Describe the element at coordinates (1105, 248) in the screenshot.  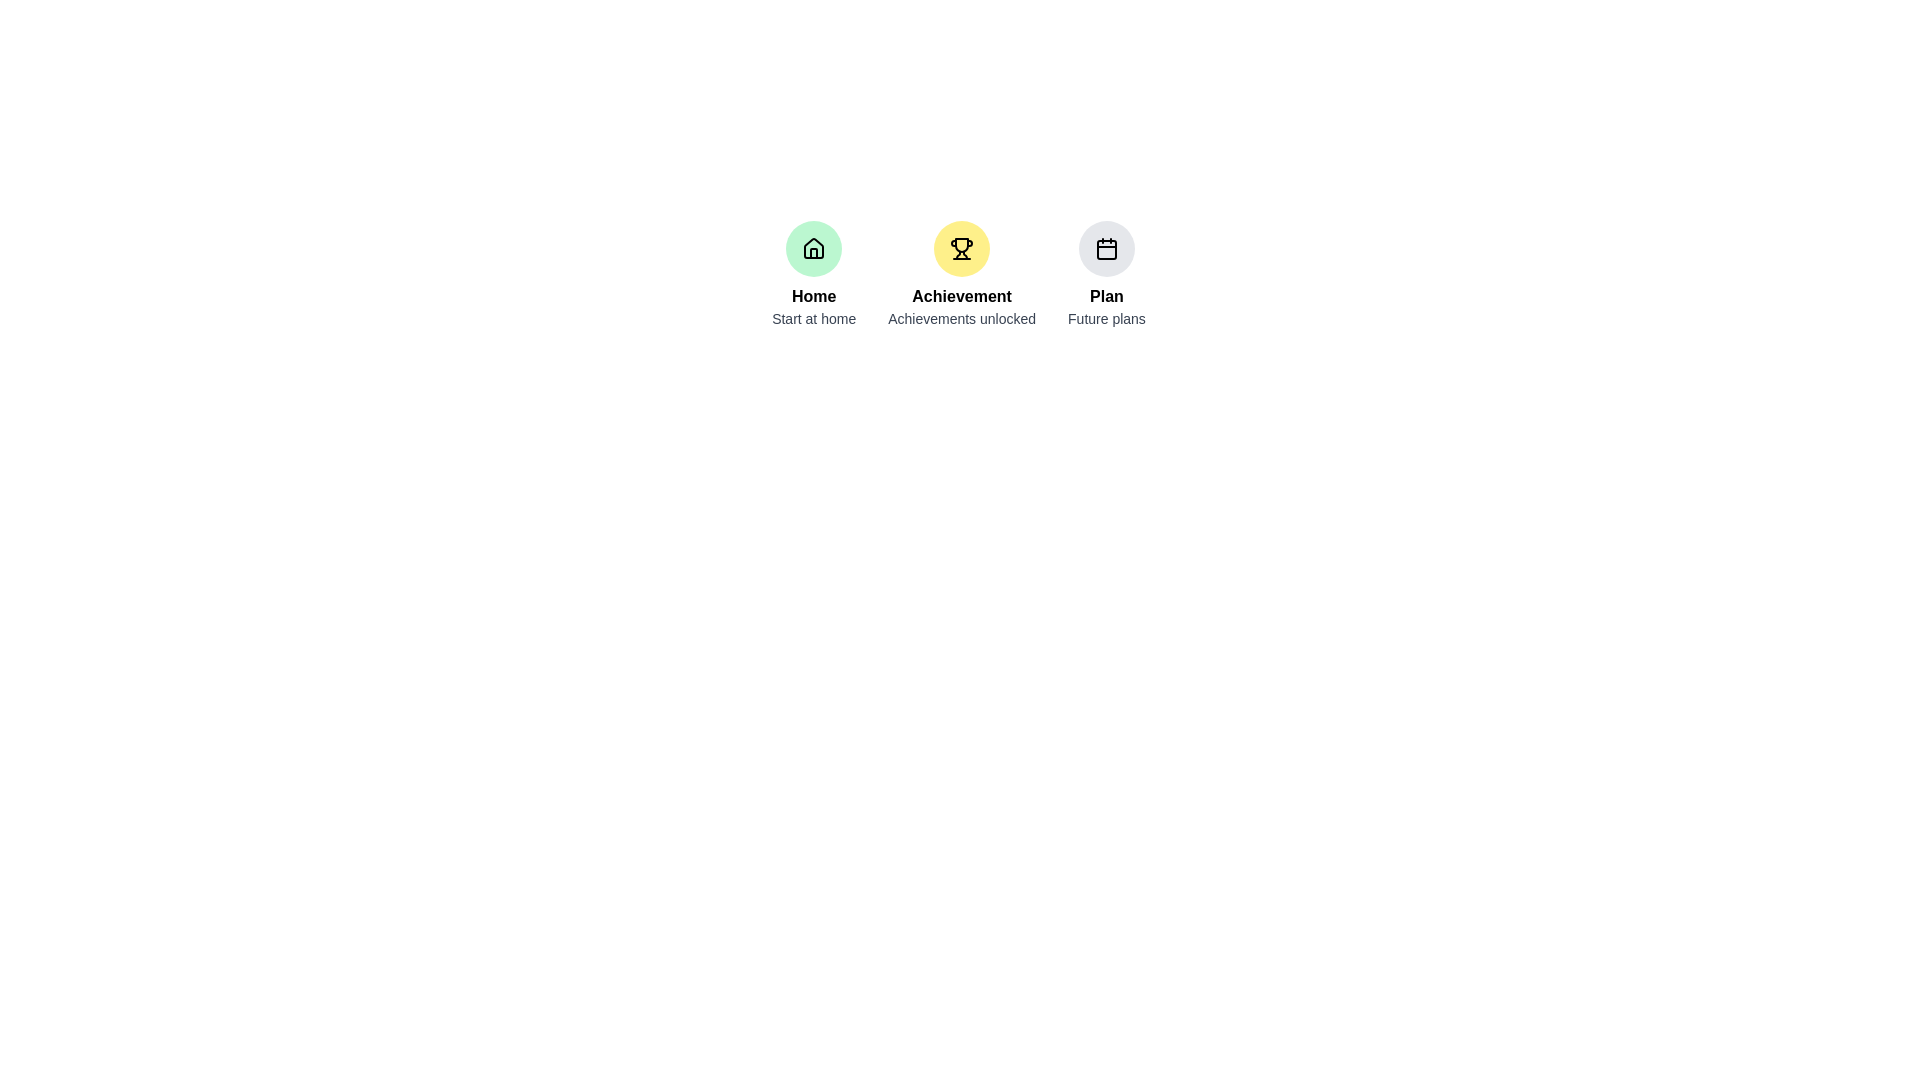
I see `the planning or schedule icon located to the right of the 'Home' and 'Achievement' groups` at that location.